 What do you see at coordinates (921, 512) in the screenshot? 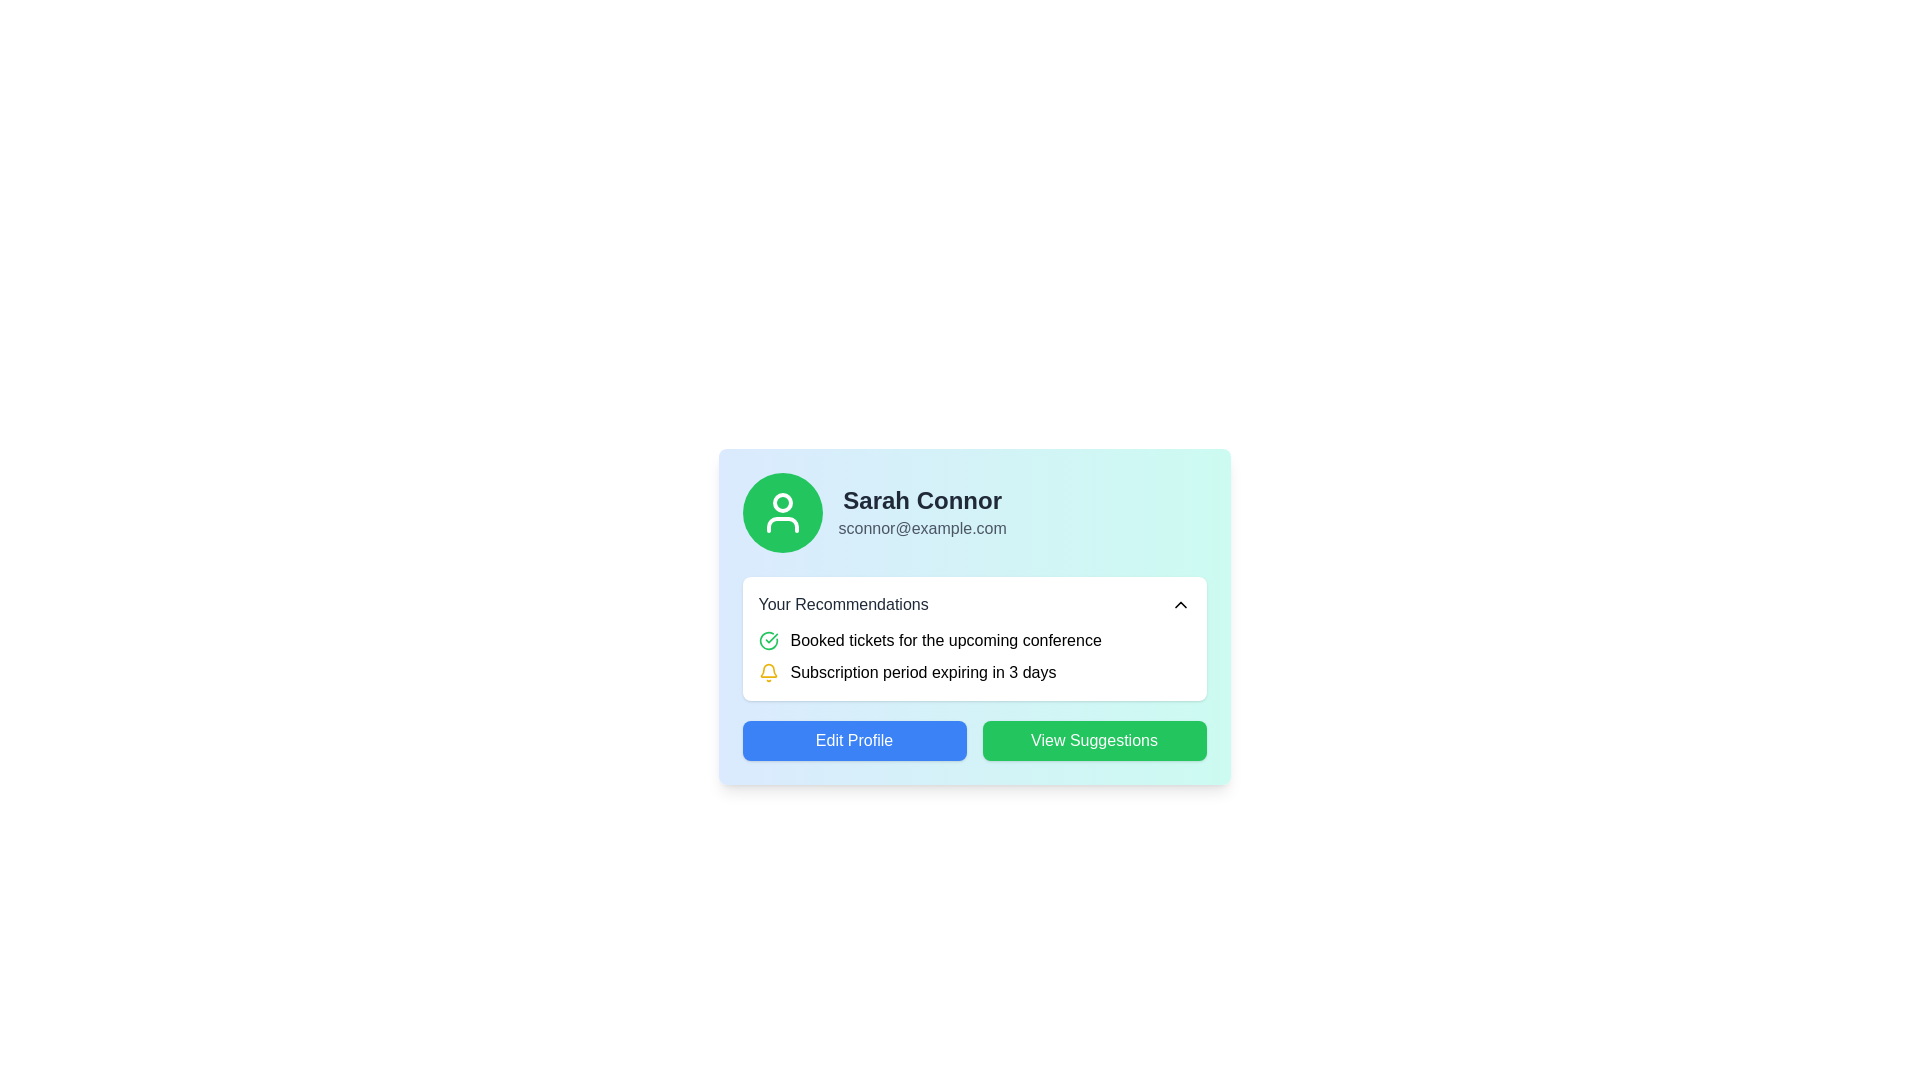
I see `displayed information from the Text block containing 'Sarah Connor' and 'sconnor@example.com', which is located in the upper-right portion of a box with a circular avatar icon to its left` at bounding box center [921, 512].